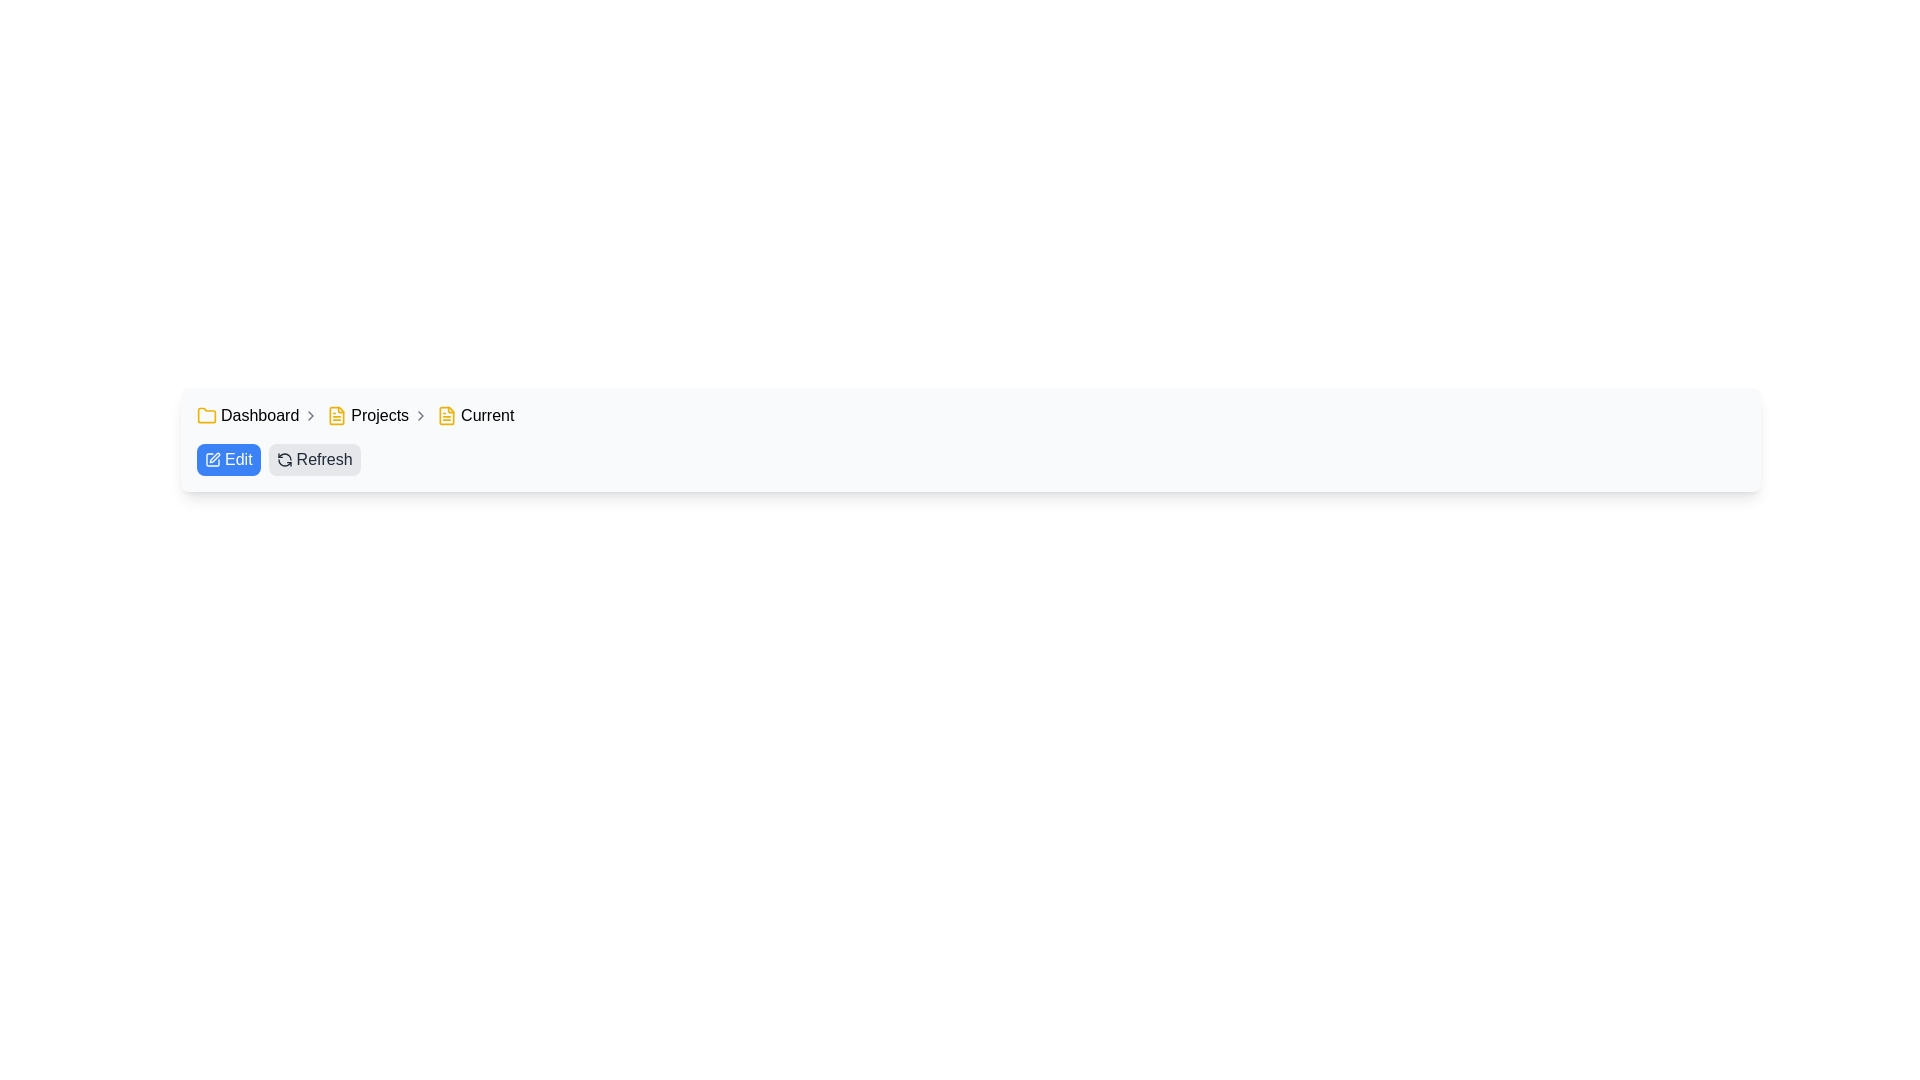 This screenshot has height=1080, width=1920. What do you see at coordinates (474, 415) in the screenshot?
I see `the 'Current' label in the breadcrumb navigation, which is the third item and has a small yellow file icon to its left` at bounding box center [474, 415].